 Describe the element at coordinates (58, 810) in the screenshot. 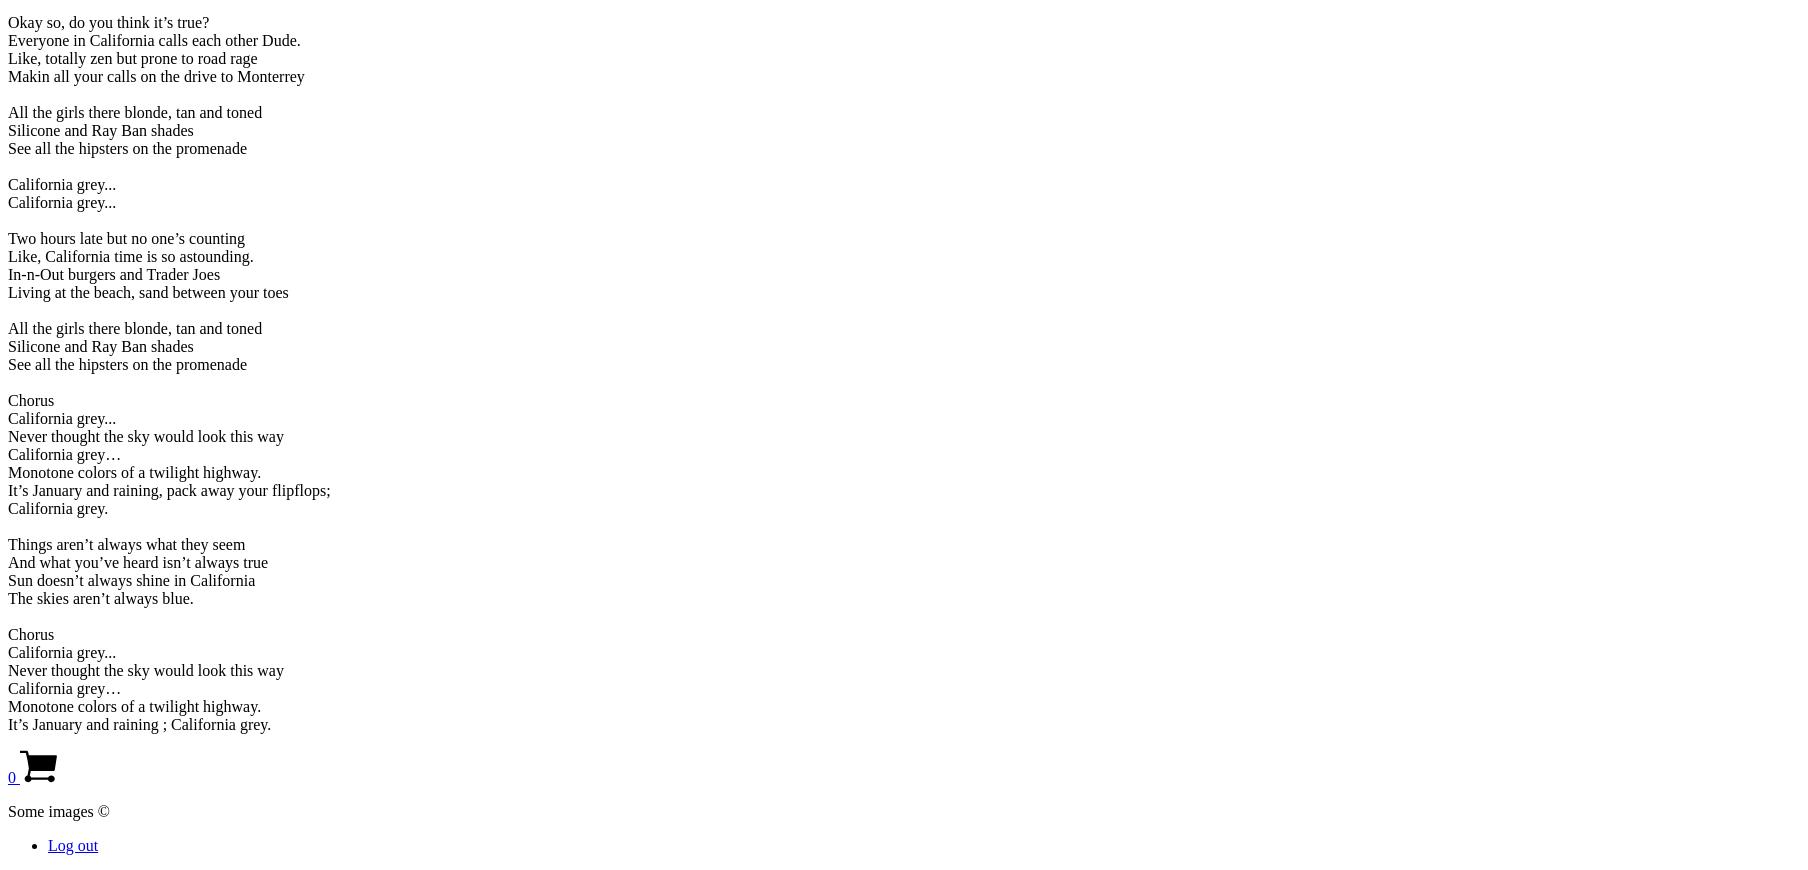

I see `'Some images ©'` at that location.